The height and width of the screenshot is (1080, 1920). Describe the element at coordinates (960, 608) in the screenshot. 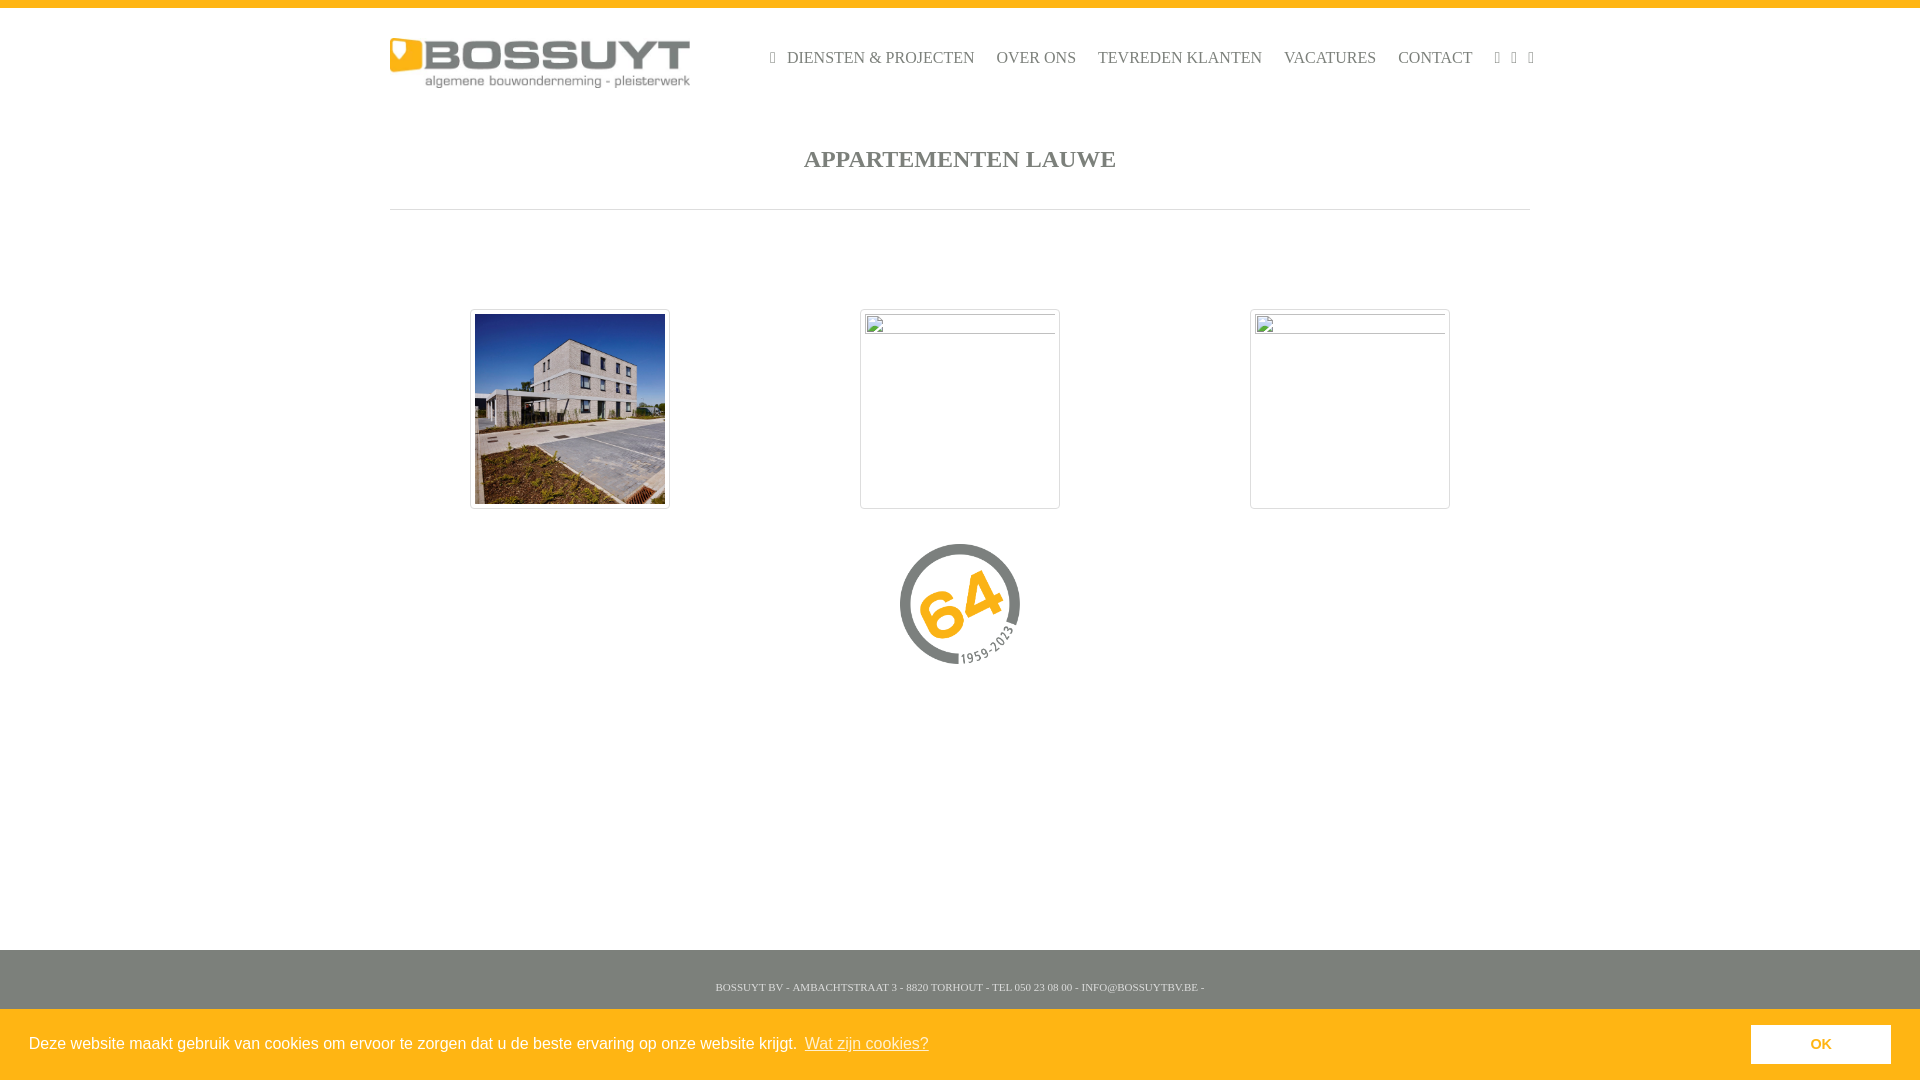

I see `'Bestaat meer dan 55 jaar'` at that location.